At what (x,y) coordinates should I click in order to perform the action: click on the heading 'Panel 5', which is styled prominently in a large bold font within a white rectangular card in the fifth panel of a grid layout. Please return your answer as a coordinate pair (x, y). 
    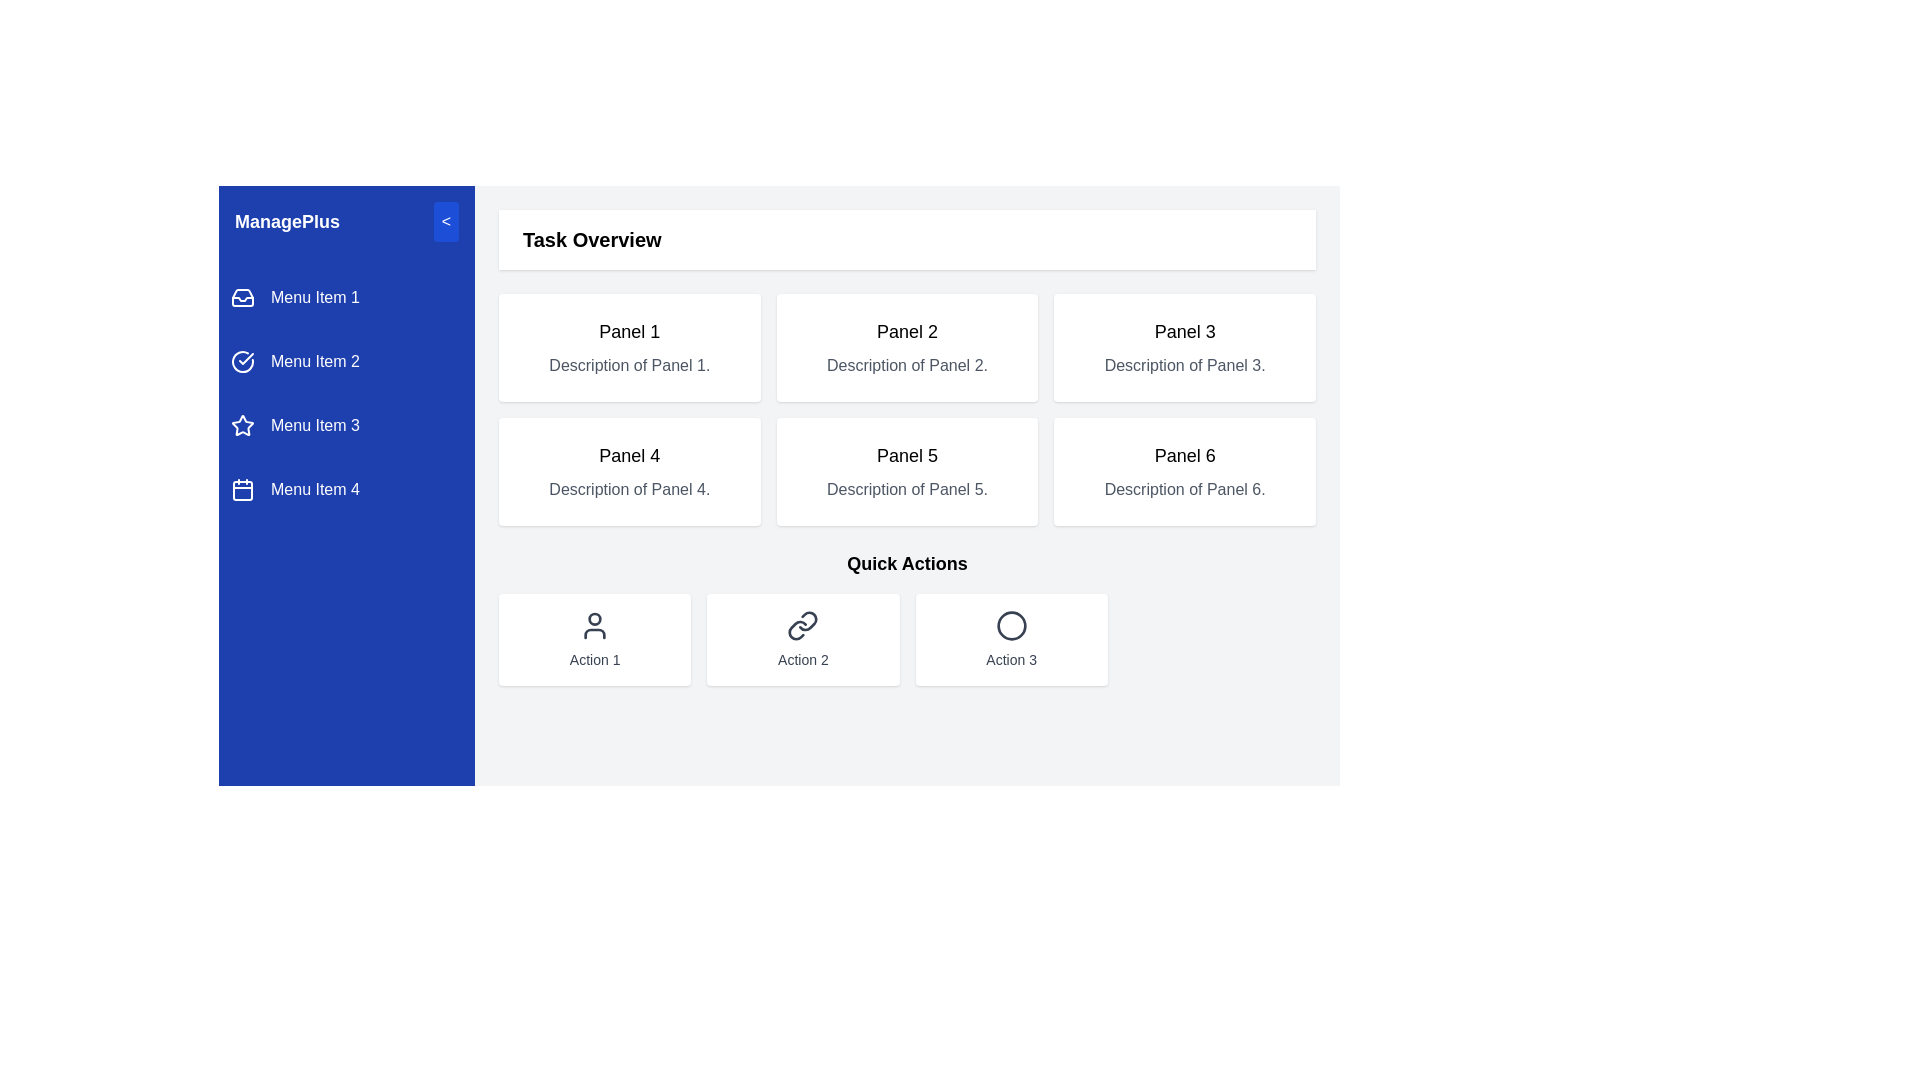
    Looking at the image, I should click on (906, 455).